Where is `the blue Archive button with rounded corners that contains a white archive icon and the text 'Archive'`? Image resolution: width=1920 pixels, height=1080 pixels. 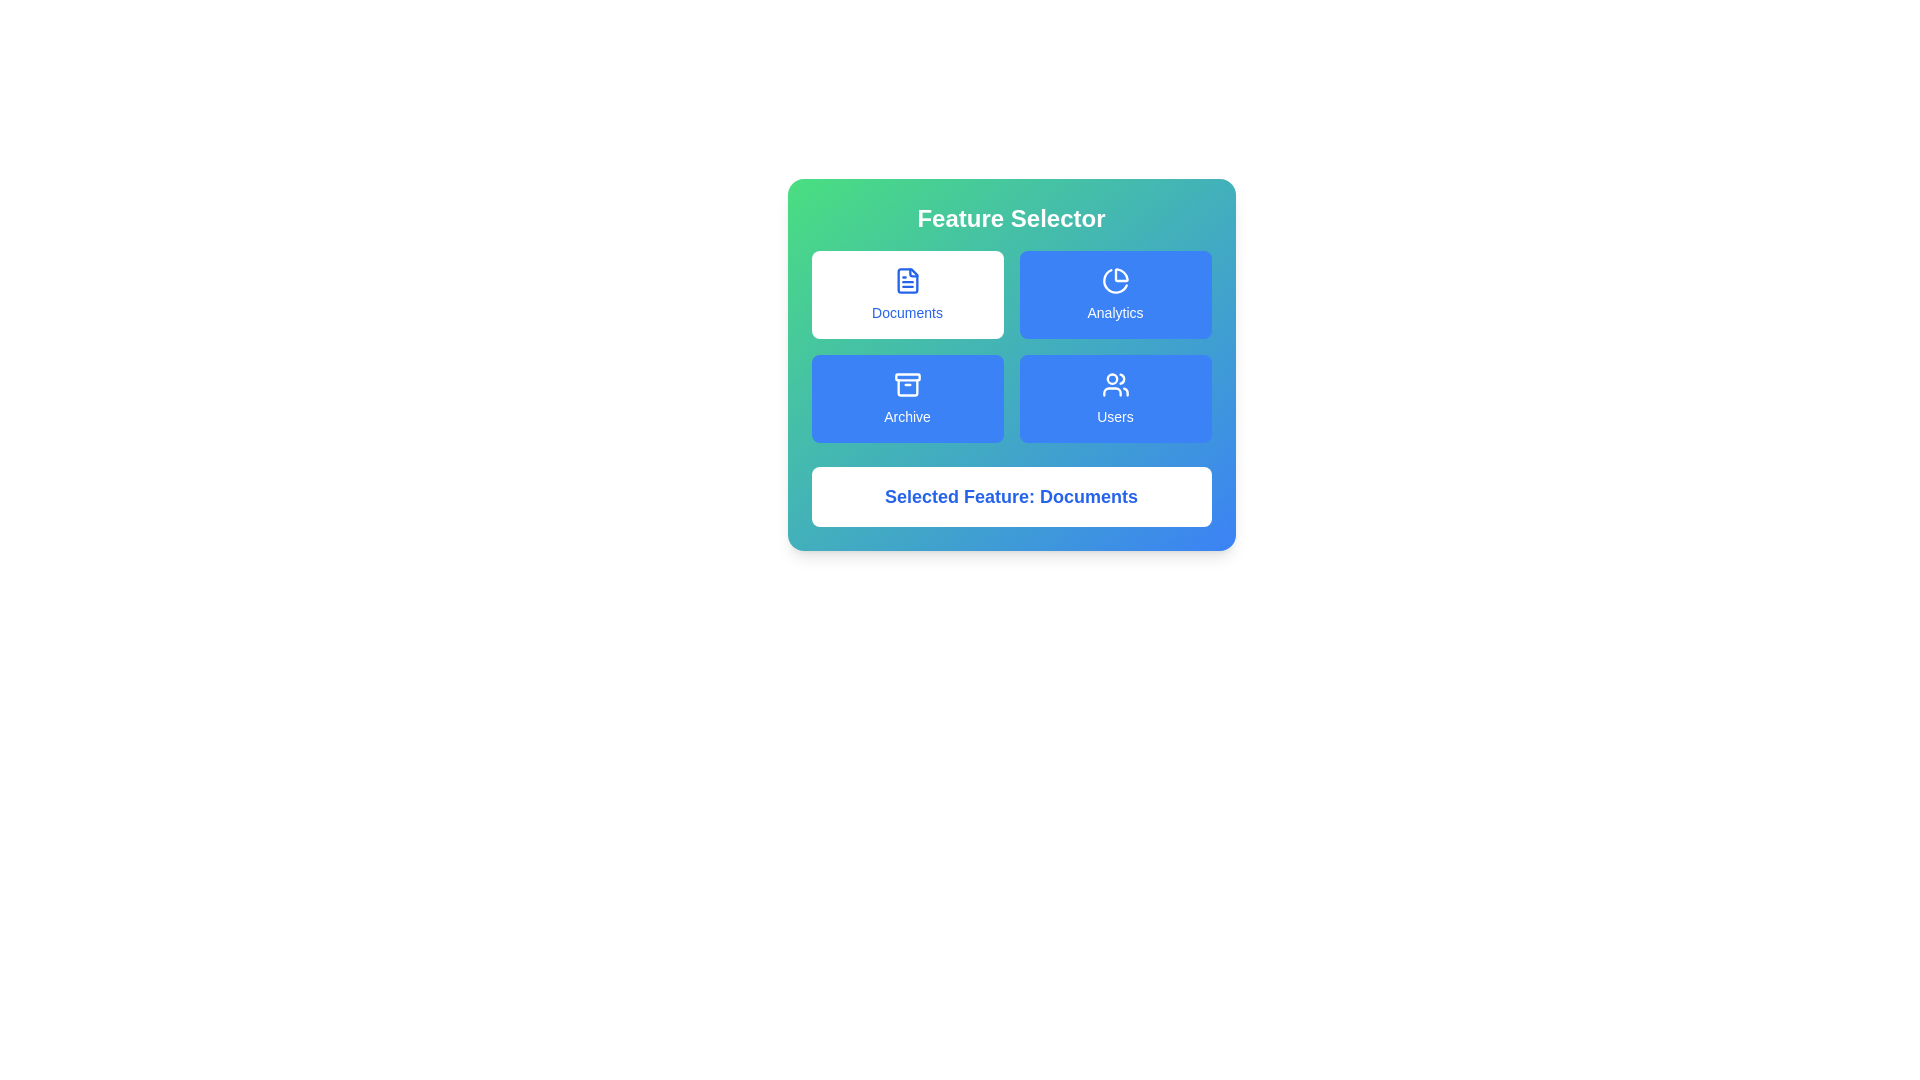 the blue Archive button with rounded corners that contains a white archive icon and the text 'Archive' is located at coordinates (906, 398).